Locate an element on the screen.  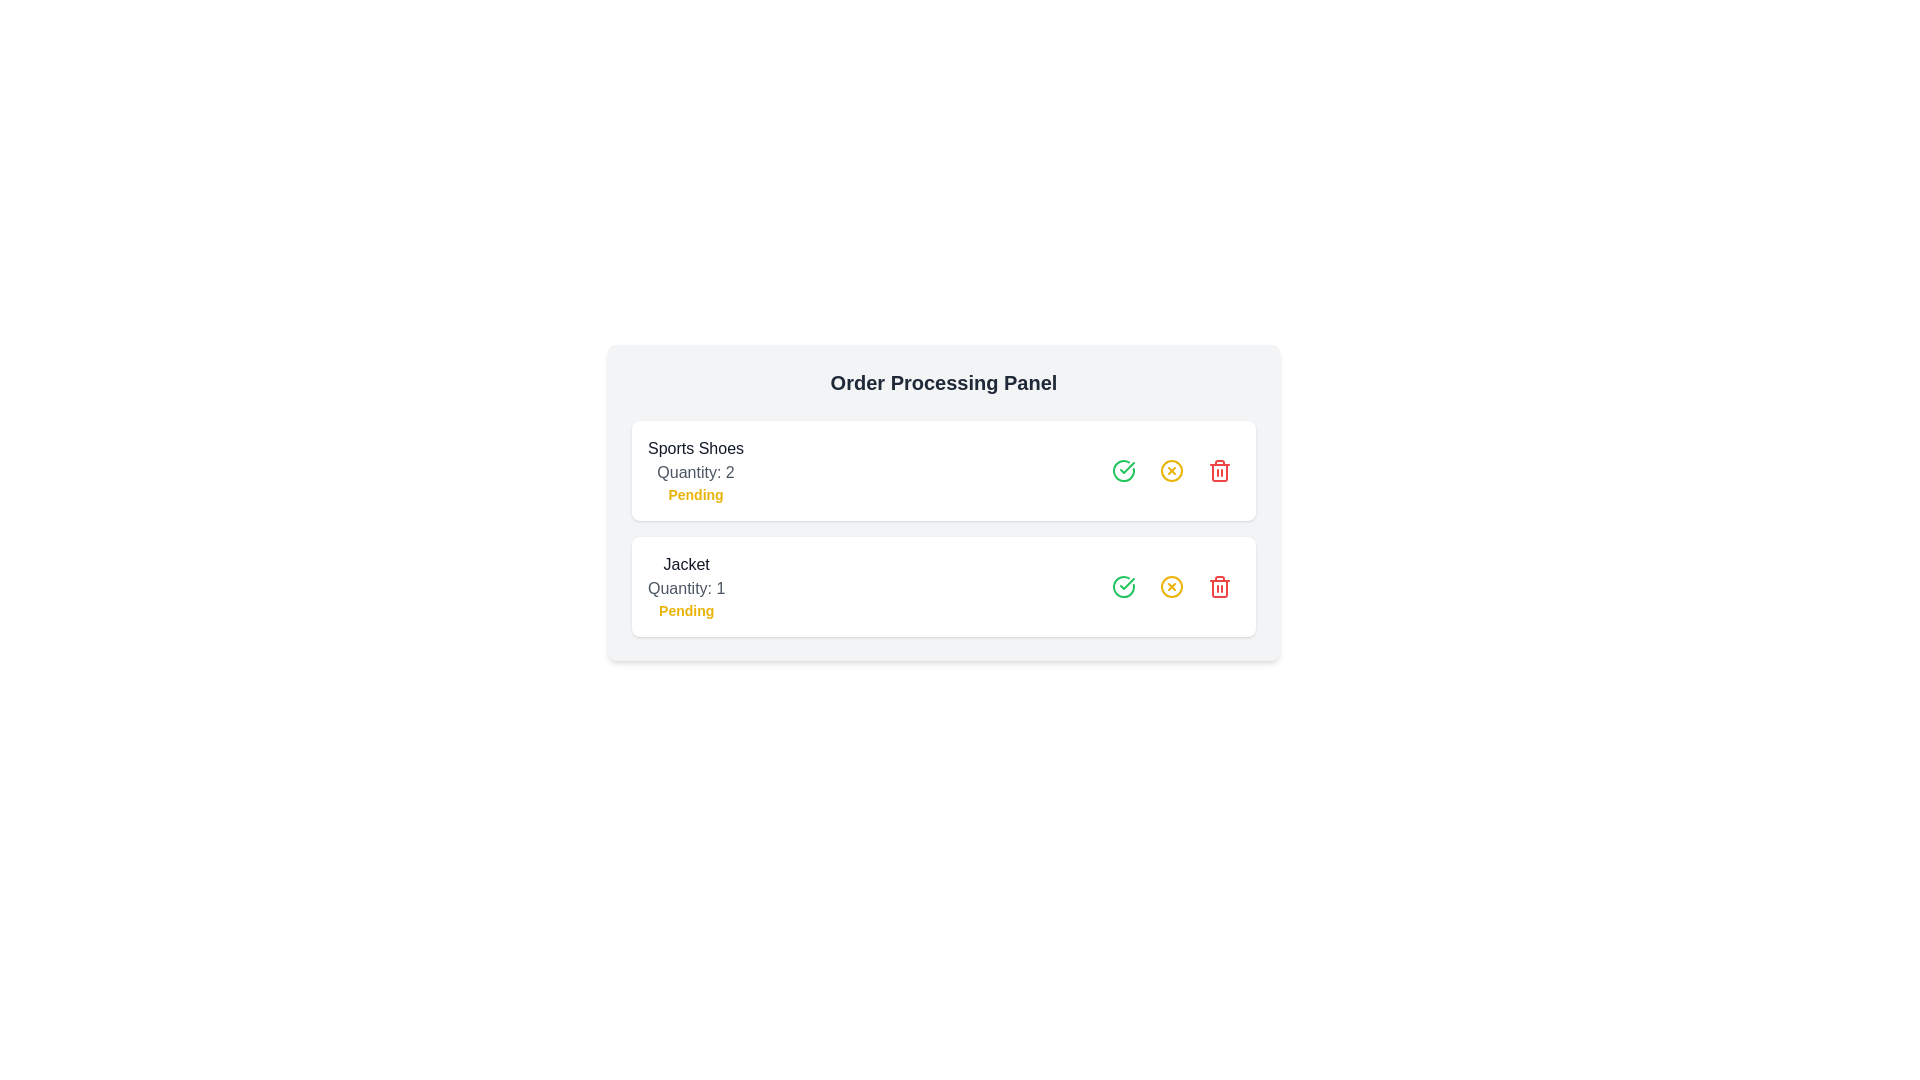
the circular icon with a yellow border and a yellow 'X' mark inside, located at the bottom-right corner of the 'Jacket' card is located at coordinates (1171, 585).